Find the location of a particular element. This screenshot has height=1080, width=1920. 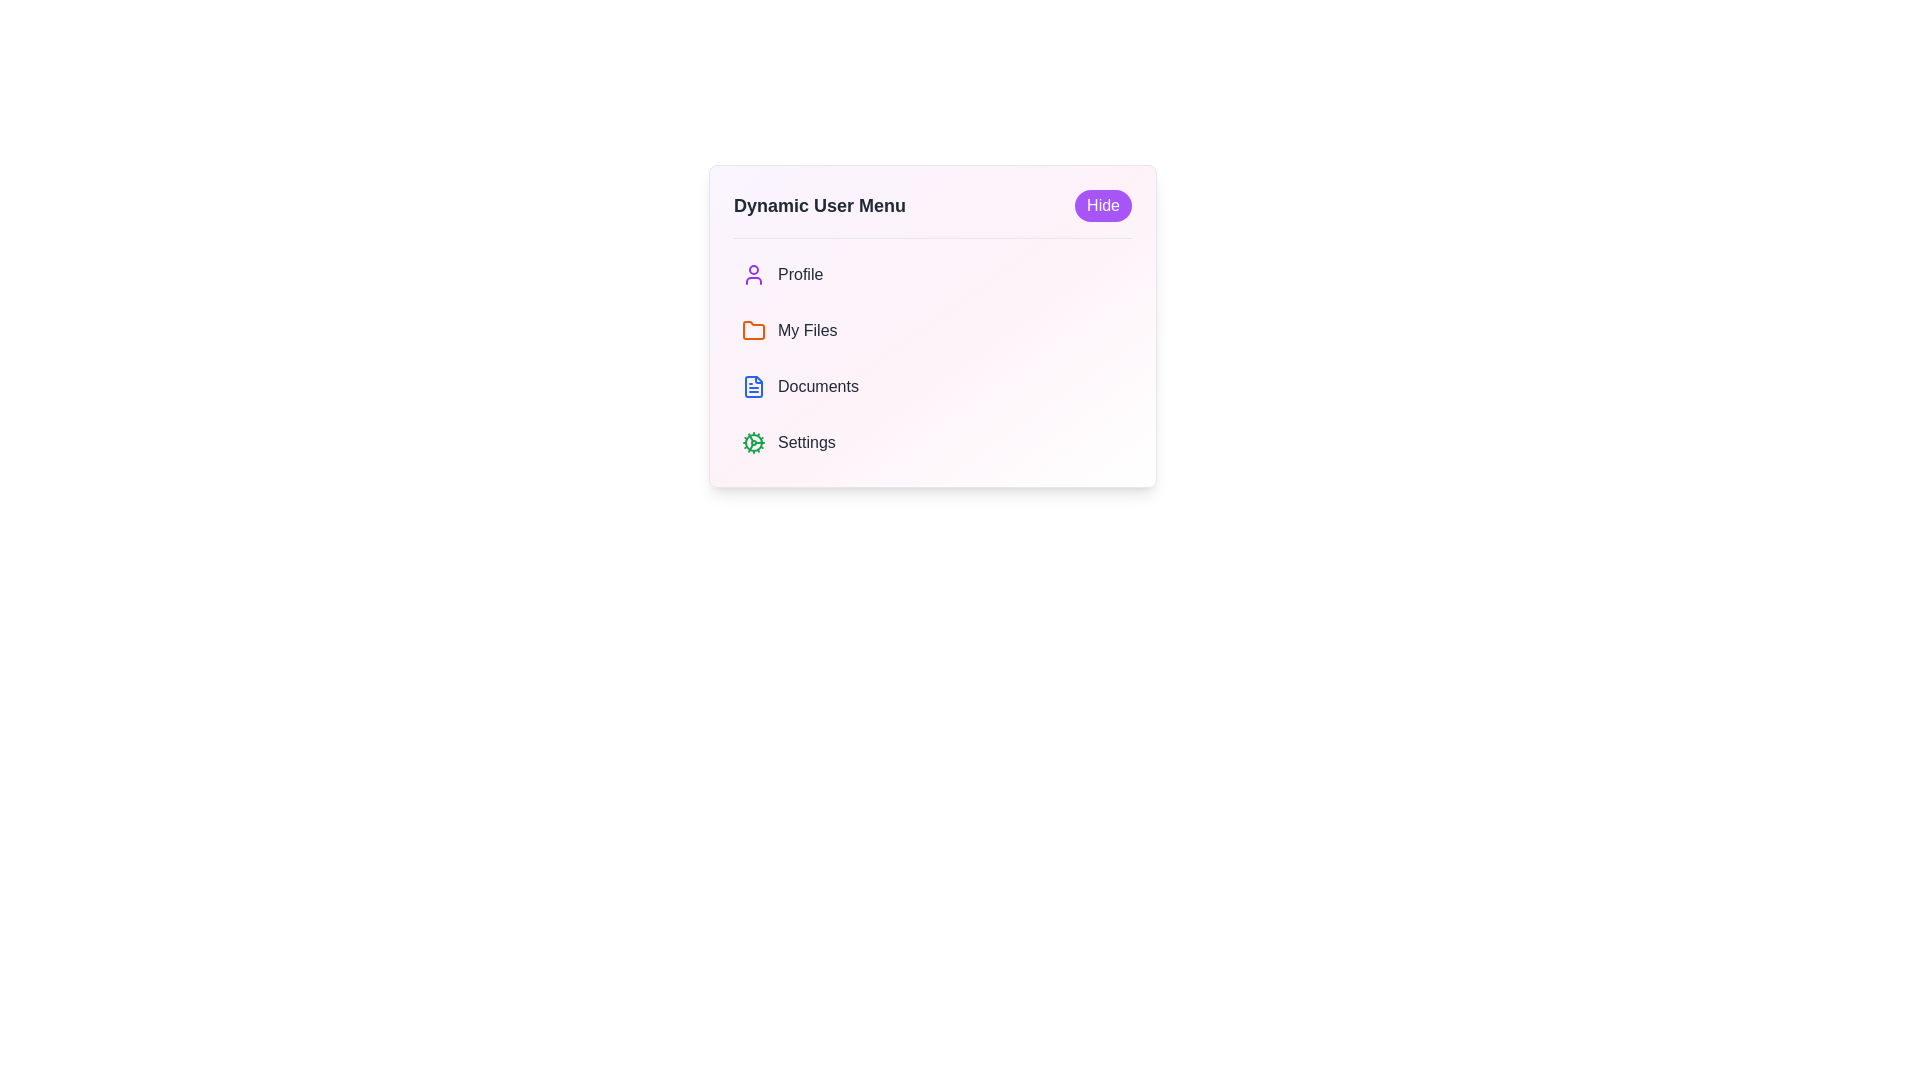

the 'Documents' button located under the 'Dynamic User Menu' is located at coordinates (931, 386).